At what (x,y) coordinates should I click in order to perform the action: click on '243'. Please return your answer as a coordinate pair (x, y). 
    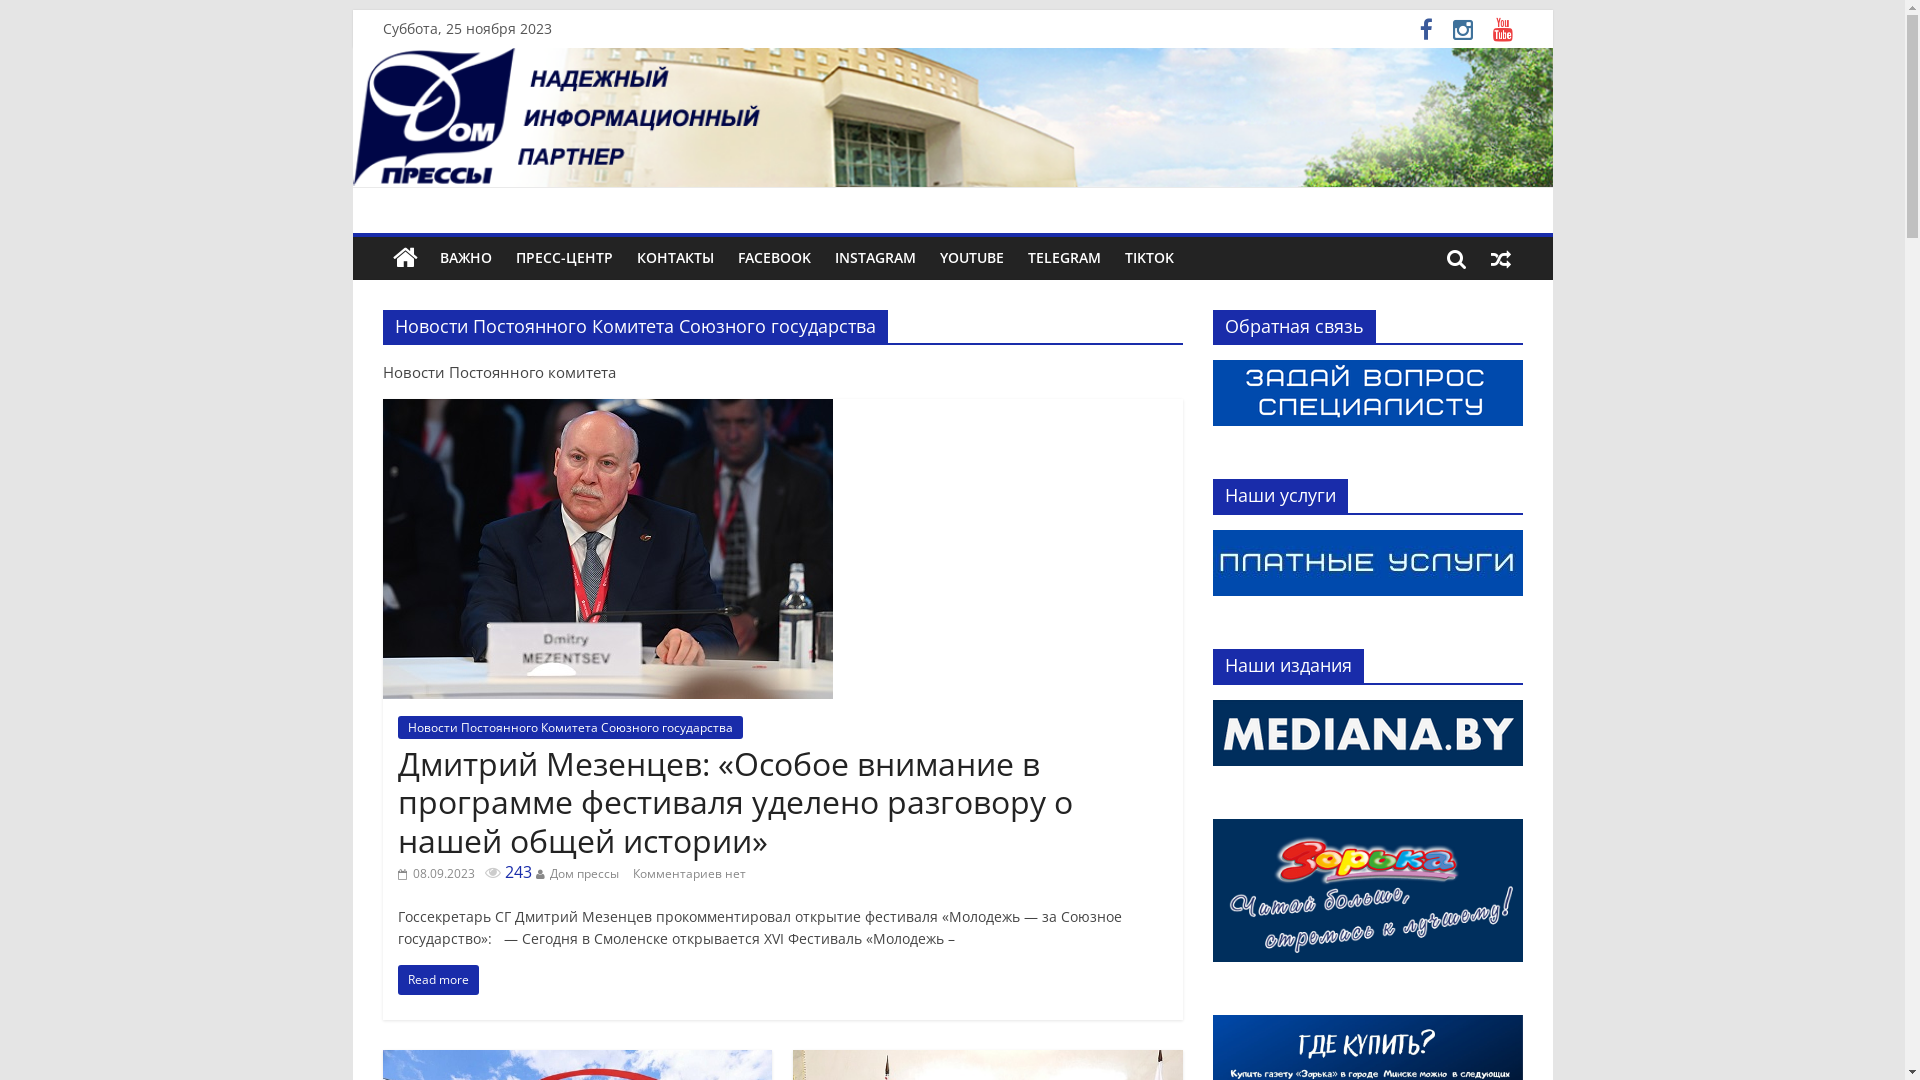
    Looking at the image, I should click on (484, 870).